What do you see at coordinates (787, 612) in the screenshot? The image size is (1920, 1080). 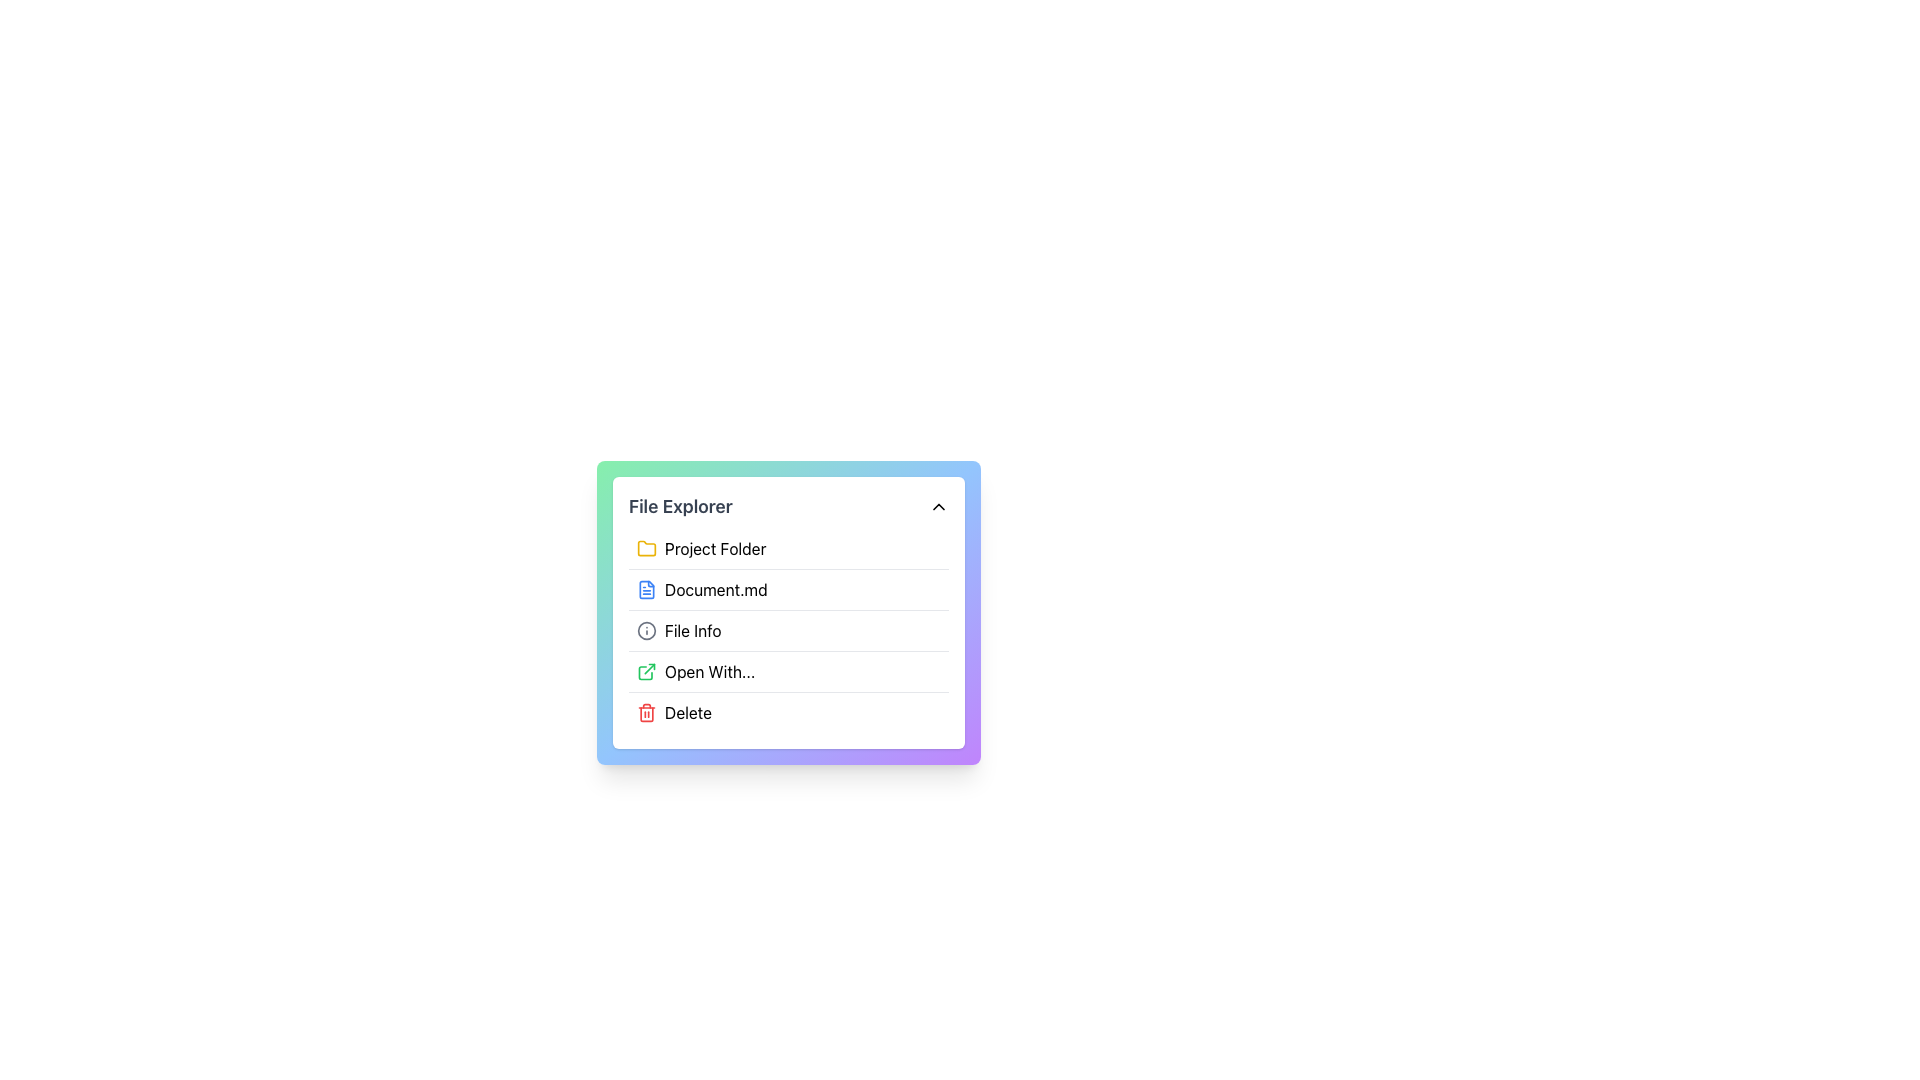 I see `the list item representing the file named 'Document.md' in the 'File Explorer'` at bounding box center [787, 612].